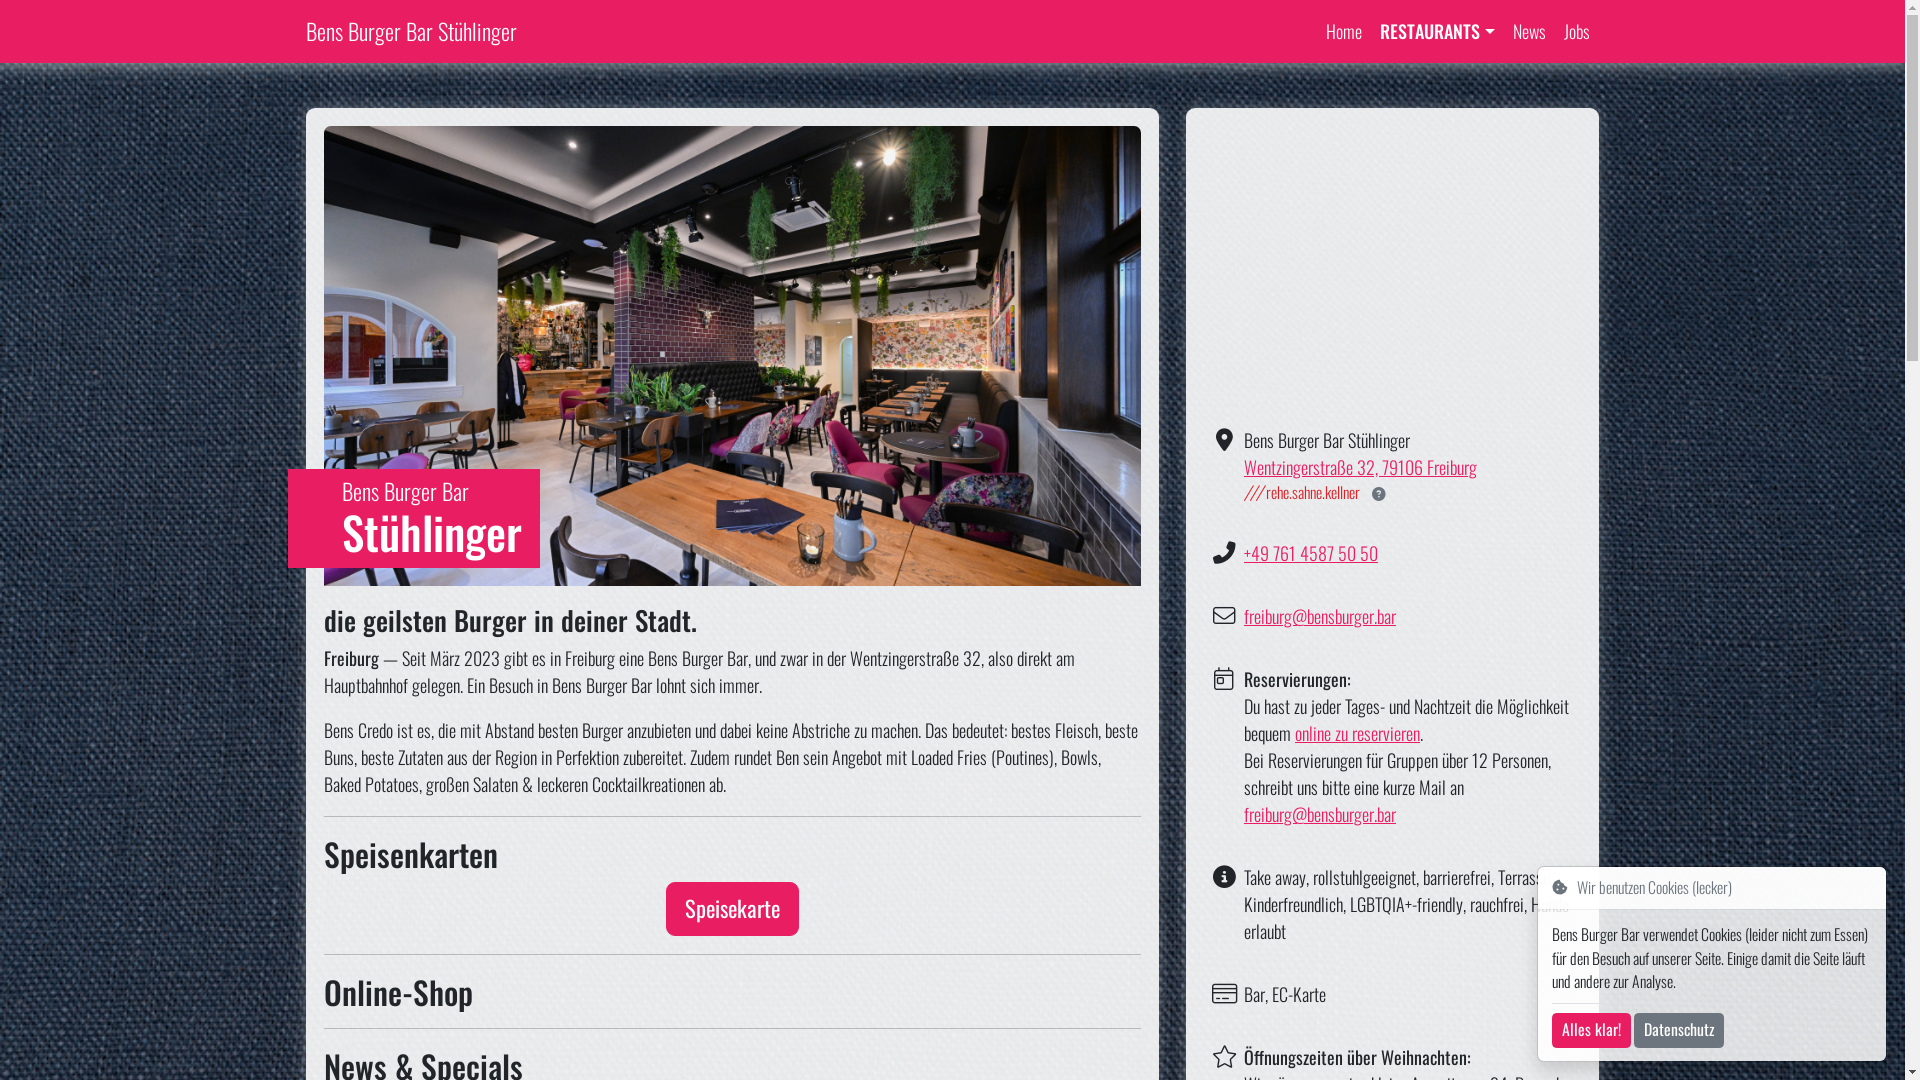 This screenshot has height=1080, width=1920. Describe the element at coordinates (1344, 31) in the screenshot. I see `'Home'` at that location.